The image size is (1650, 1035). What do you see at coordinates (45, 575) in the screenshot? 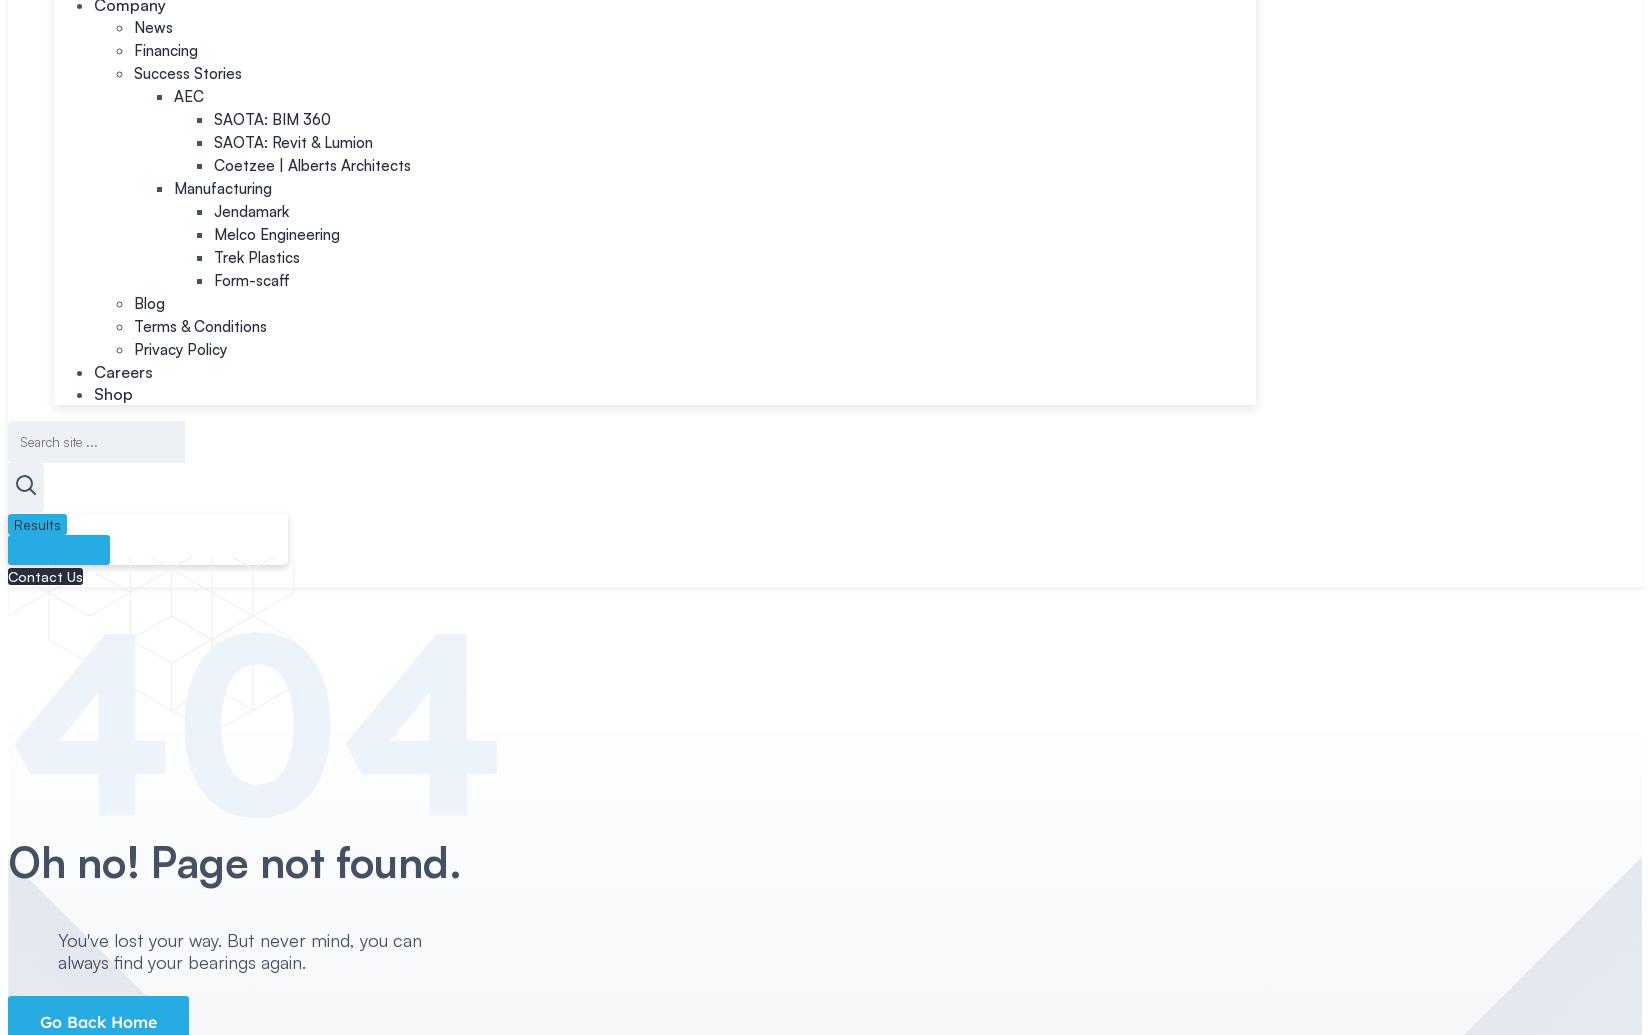
I see `'Contact Us'` at bounding box center [45, 575].